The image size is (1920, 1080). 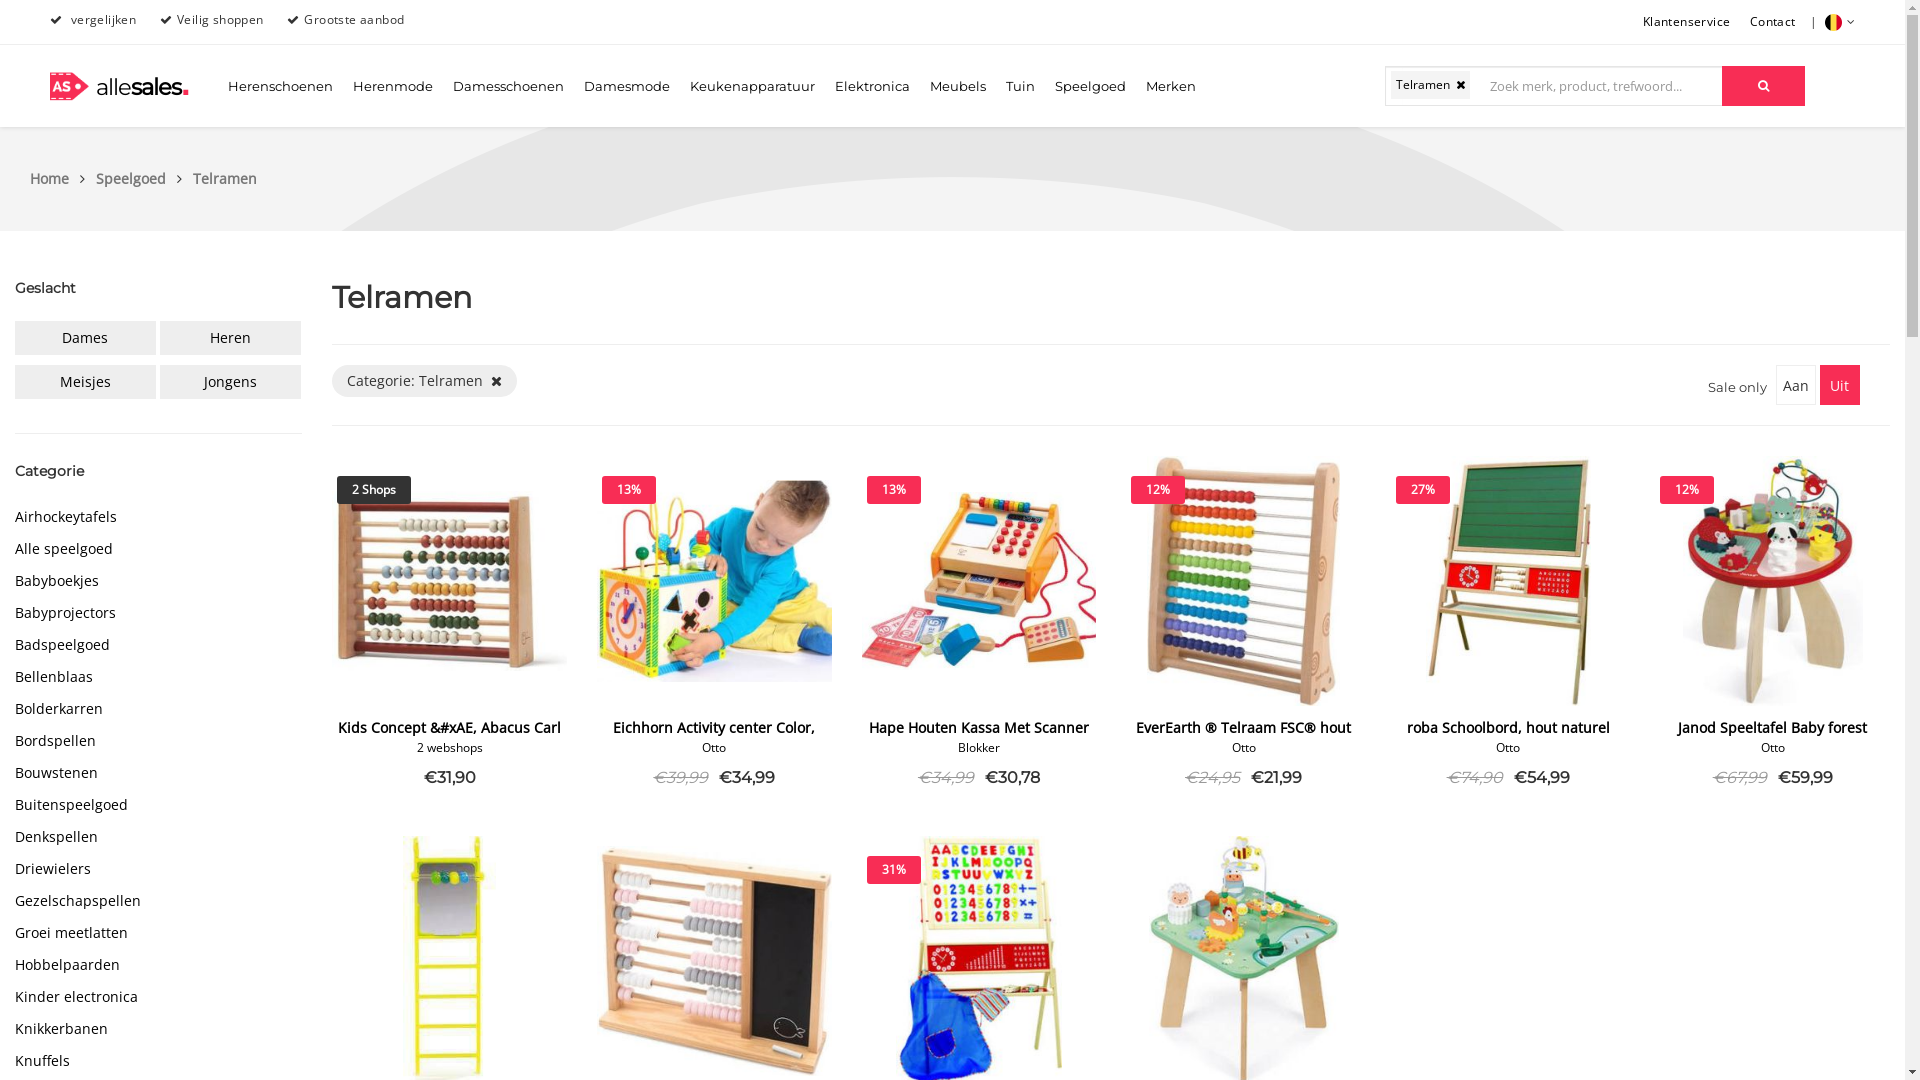 What do you see at coordinates (14, 740) in the screenshot?
I see `'Bordspellen'` at bounding box center [14, 740].